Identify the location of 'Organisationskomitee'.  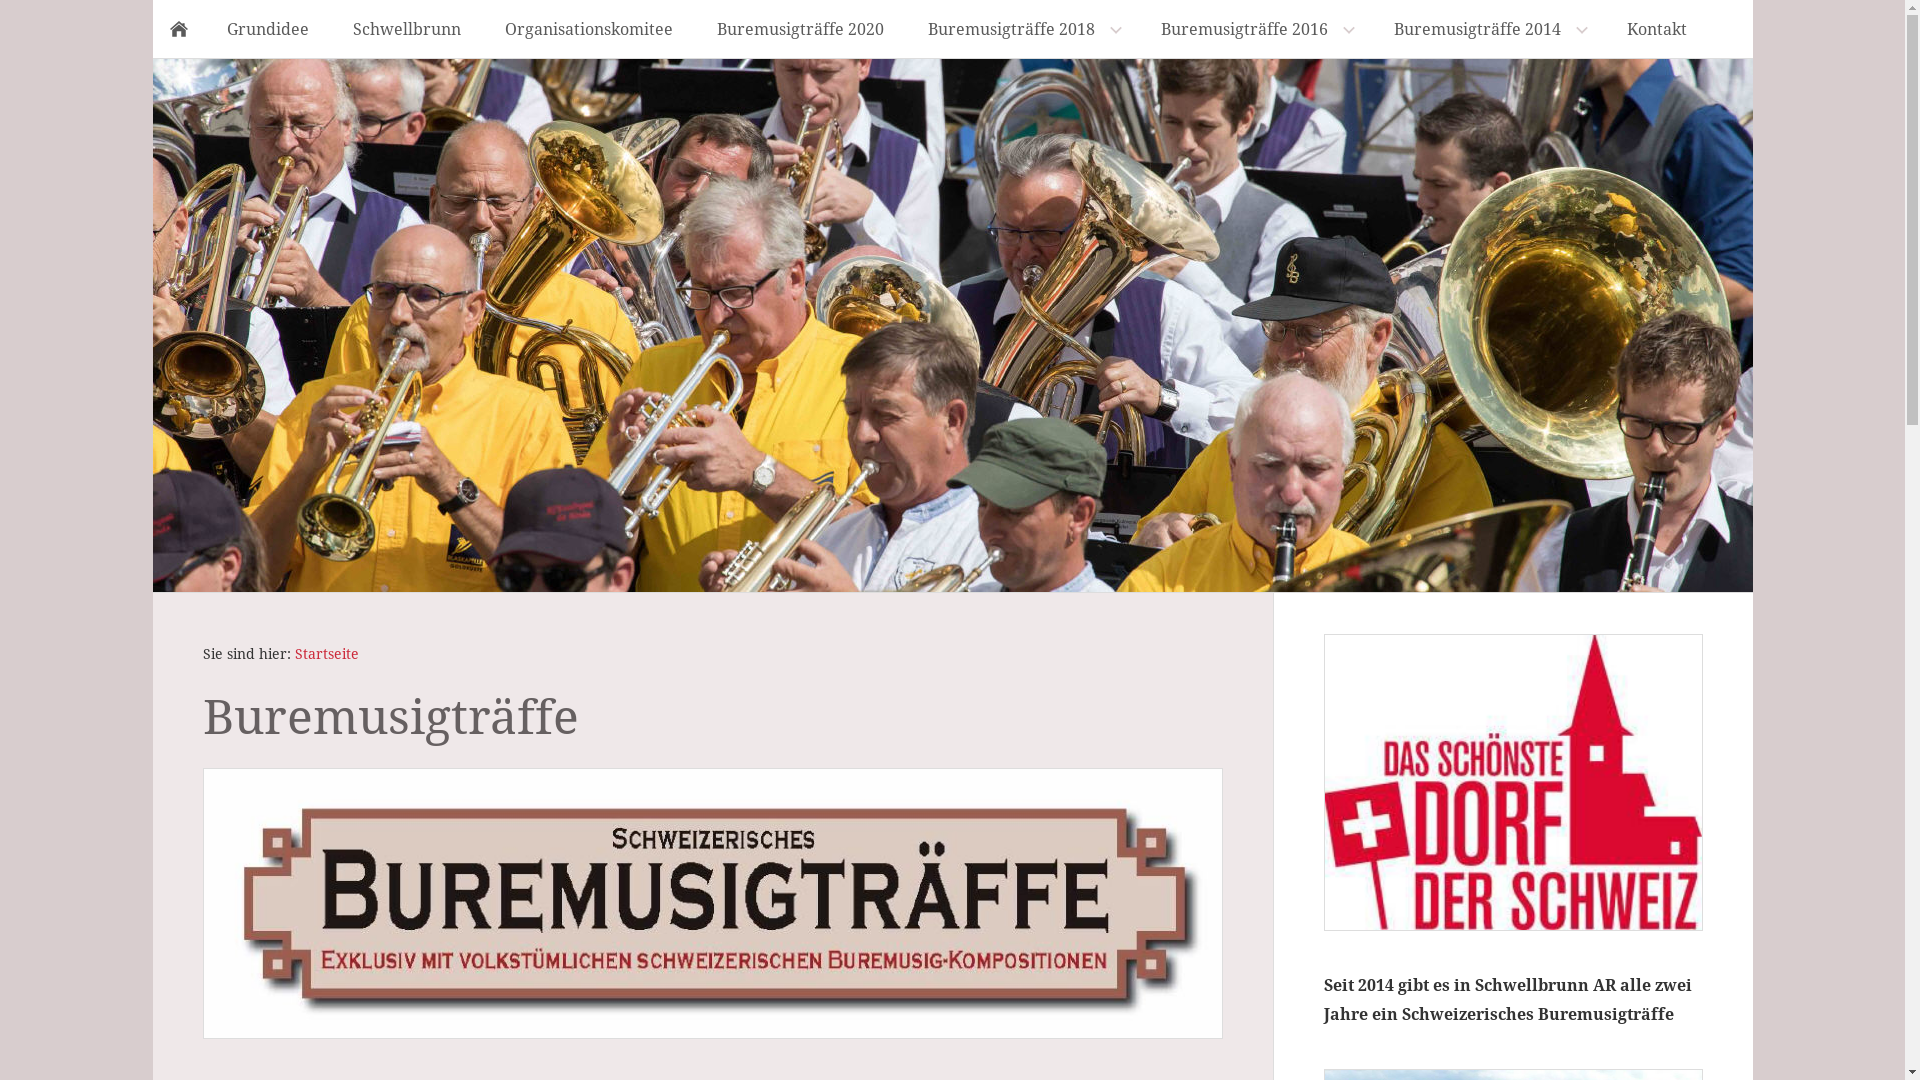
(587, 29).